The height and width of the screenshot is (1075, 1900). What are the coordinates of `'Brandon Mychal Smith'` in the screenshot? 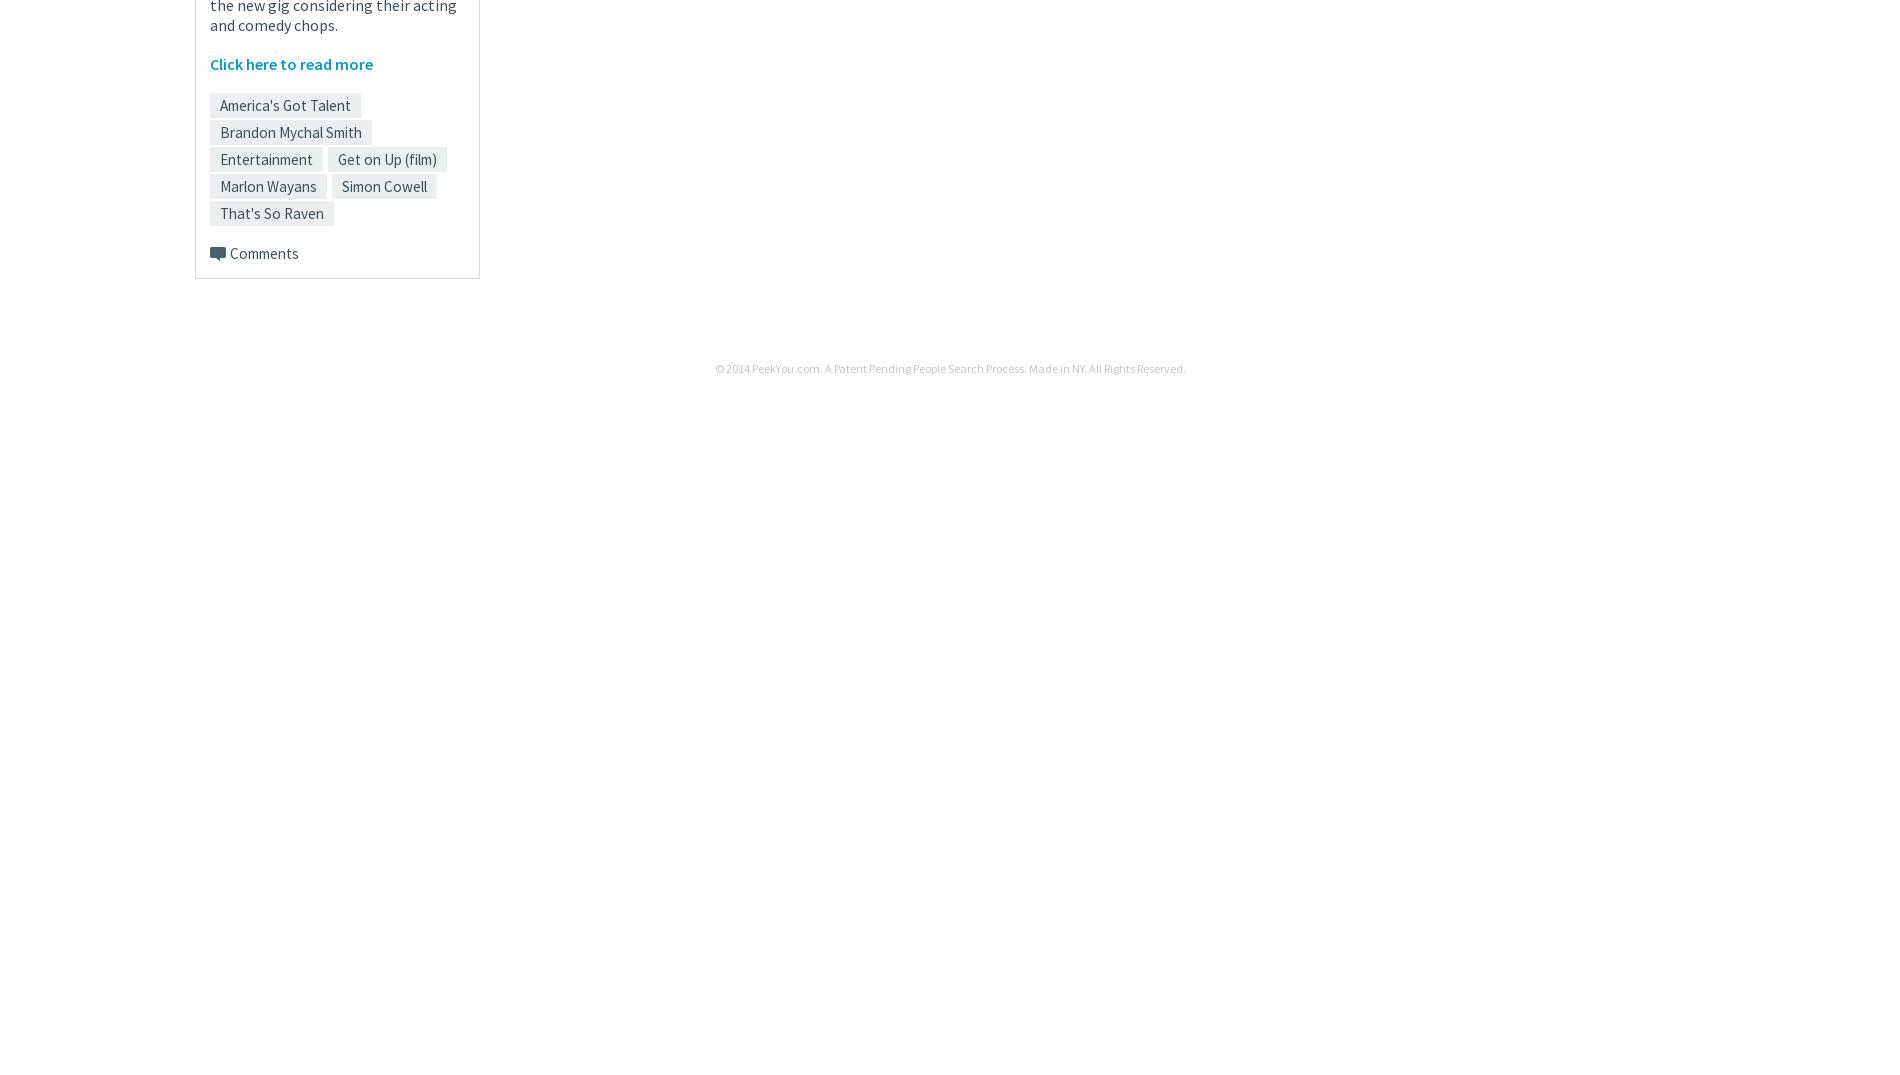 It's located at (290, 131).